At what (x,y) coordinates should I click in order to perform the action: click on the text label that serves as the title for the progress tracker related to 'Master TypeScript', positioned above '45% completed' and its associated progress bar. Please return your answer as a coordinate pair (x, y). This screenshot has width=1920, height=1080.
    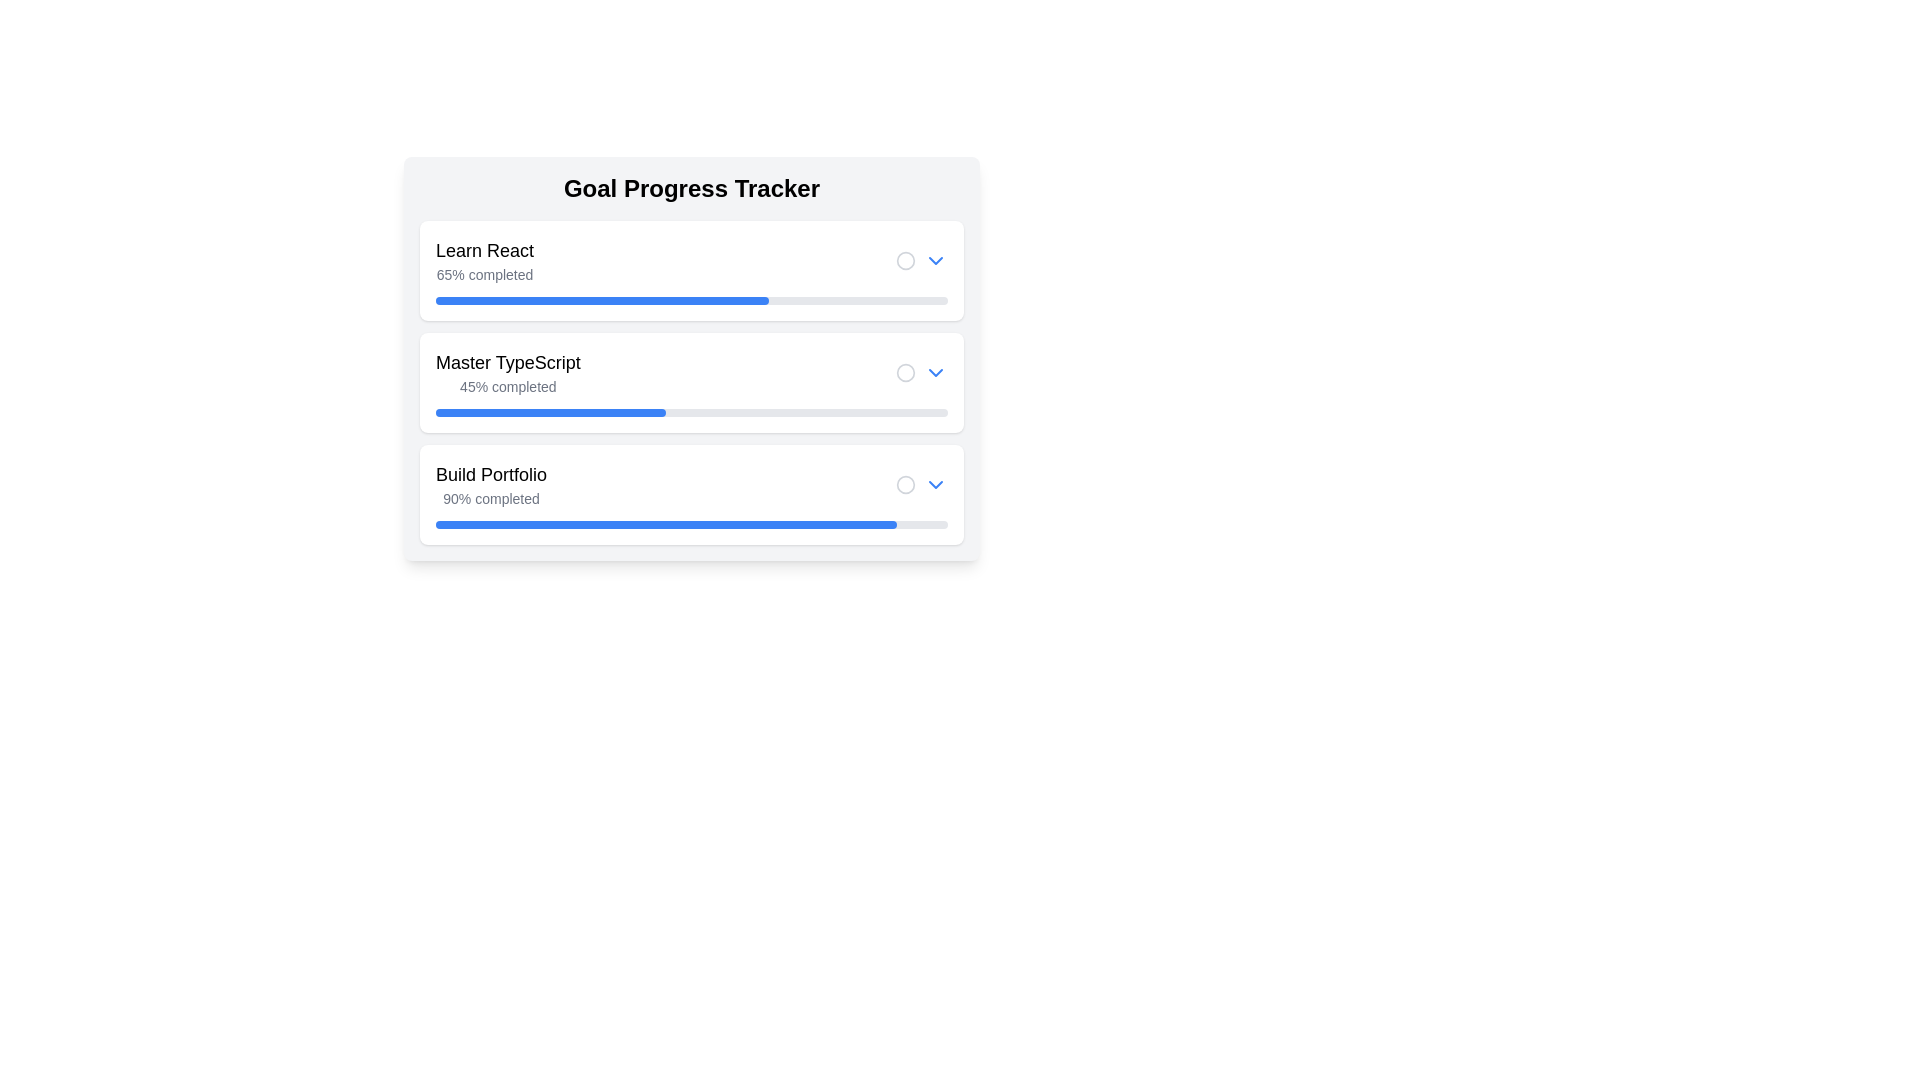
    Looking at the image, I should click on (508, 362).